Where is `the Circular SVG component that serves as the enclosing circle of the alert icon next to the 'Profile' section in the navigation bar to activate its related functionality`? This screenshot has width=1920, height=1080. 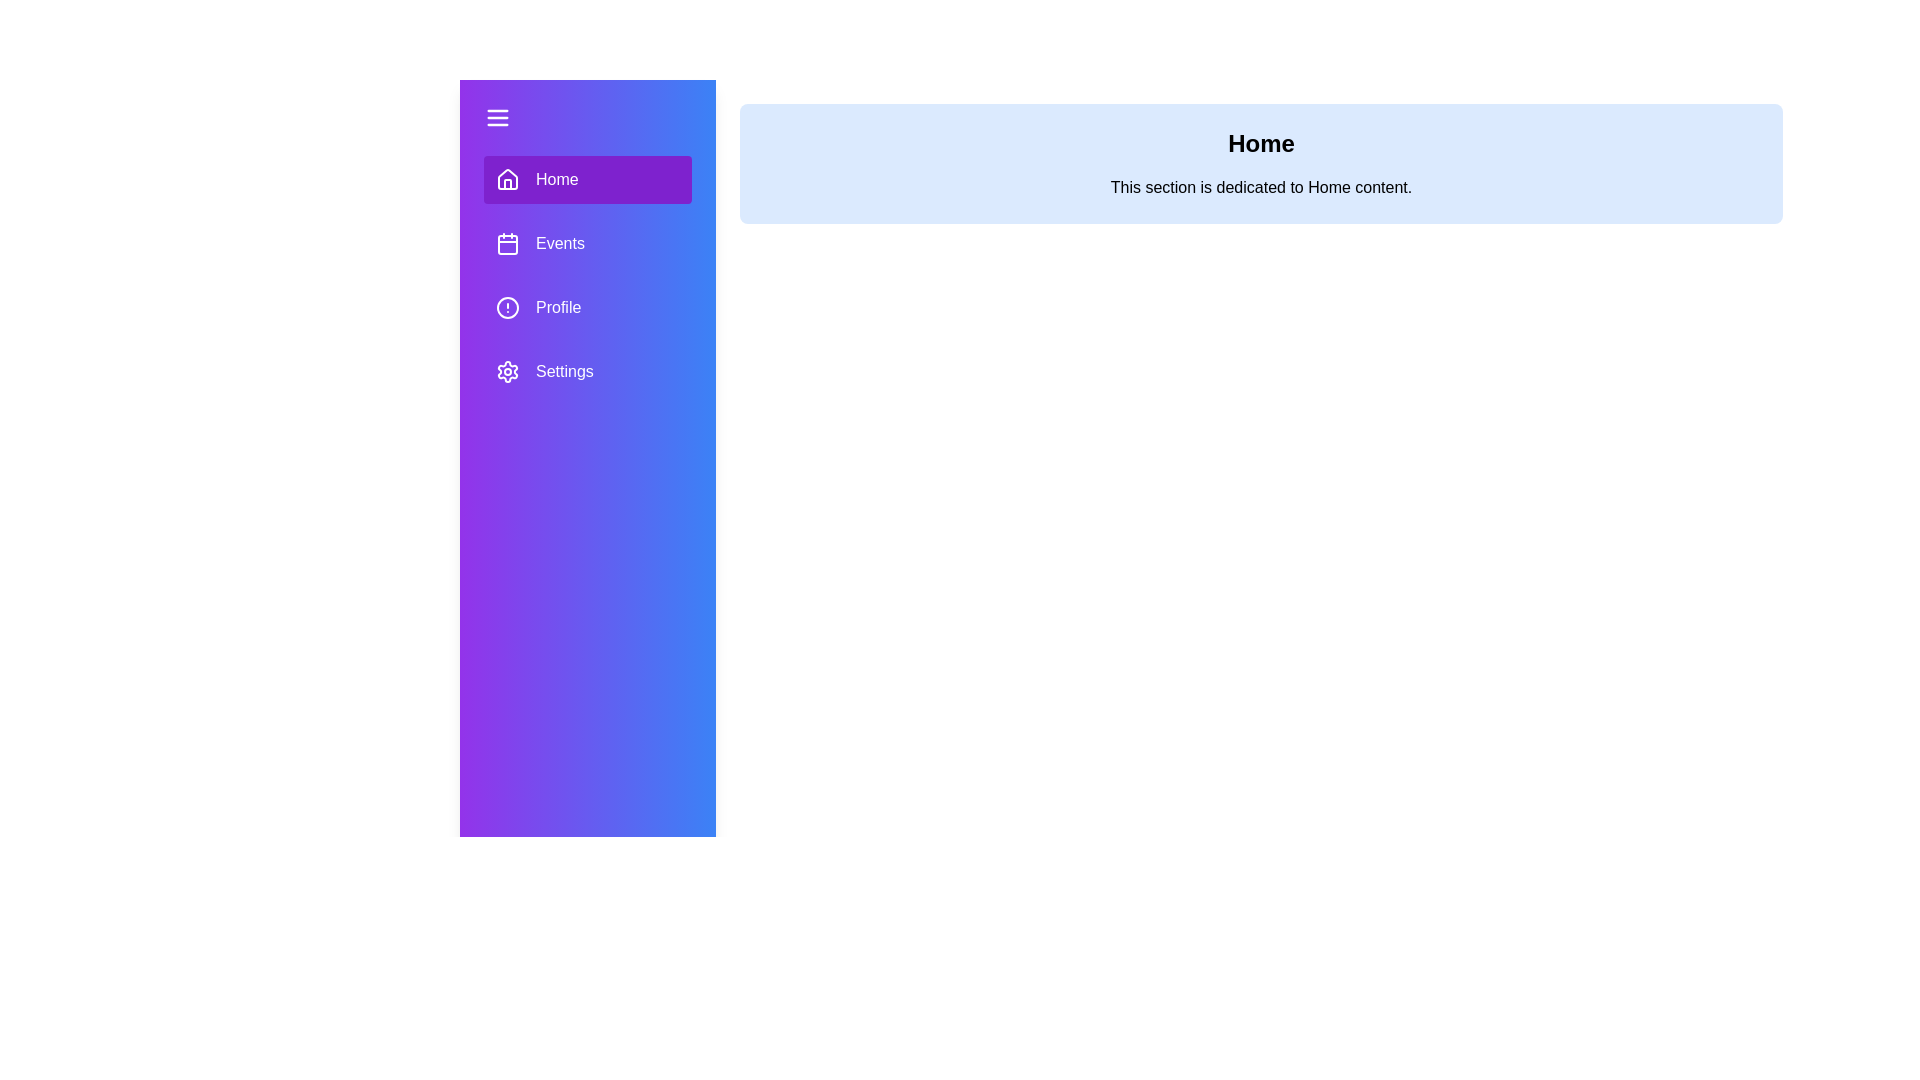
the Circular SVG component that serves as the enclosing circle of the alert icon next to the 'Profile' section in the navigation bar to activate its related functionality is located at coordinates (508, 308).